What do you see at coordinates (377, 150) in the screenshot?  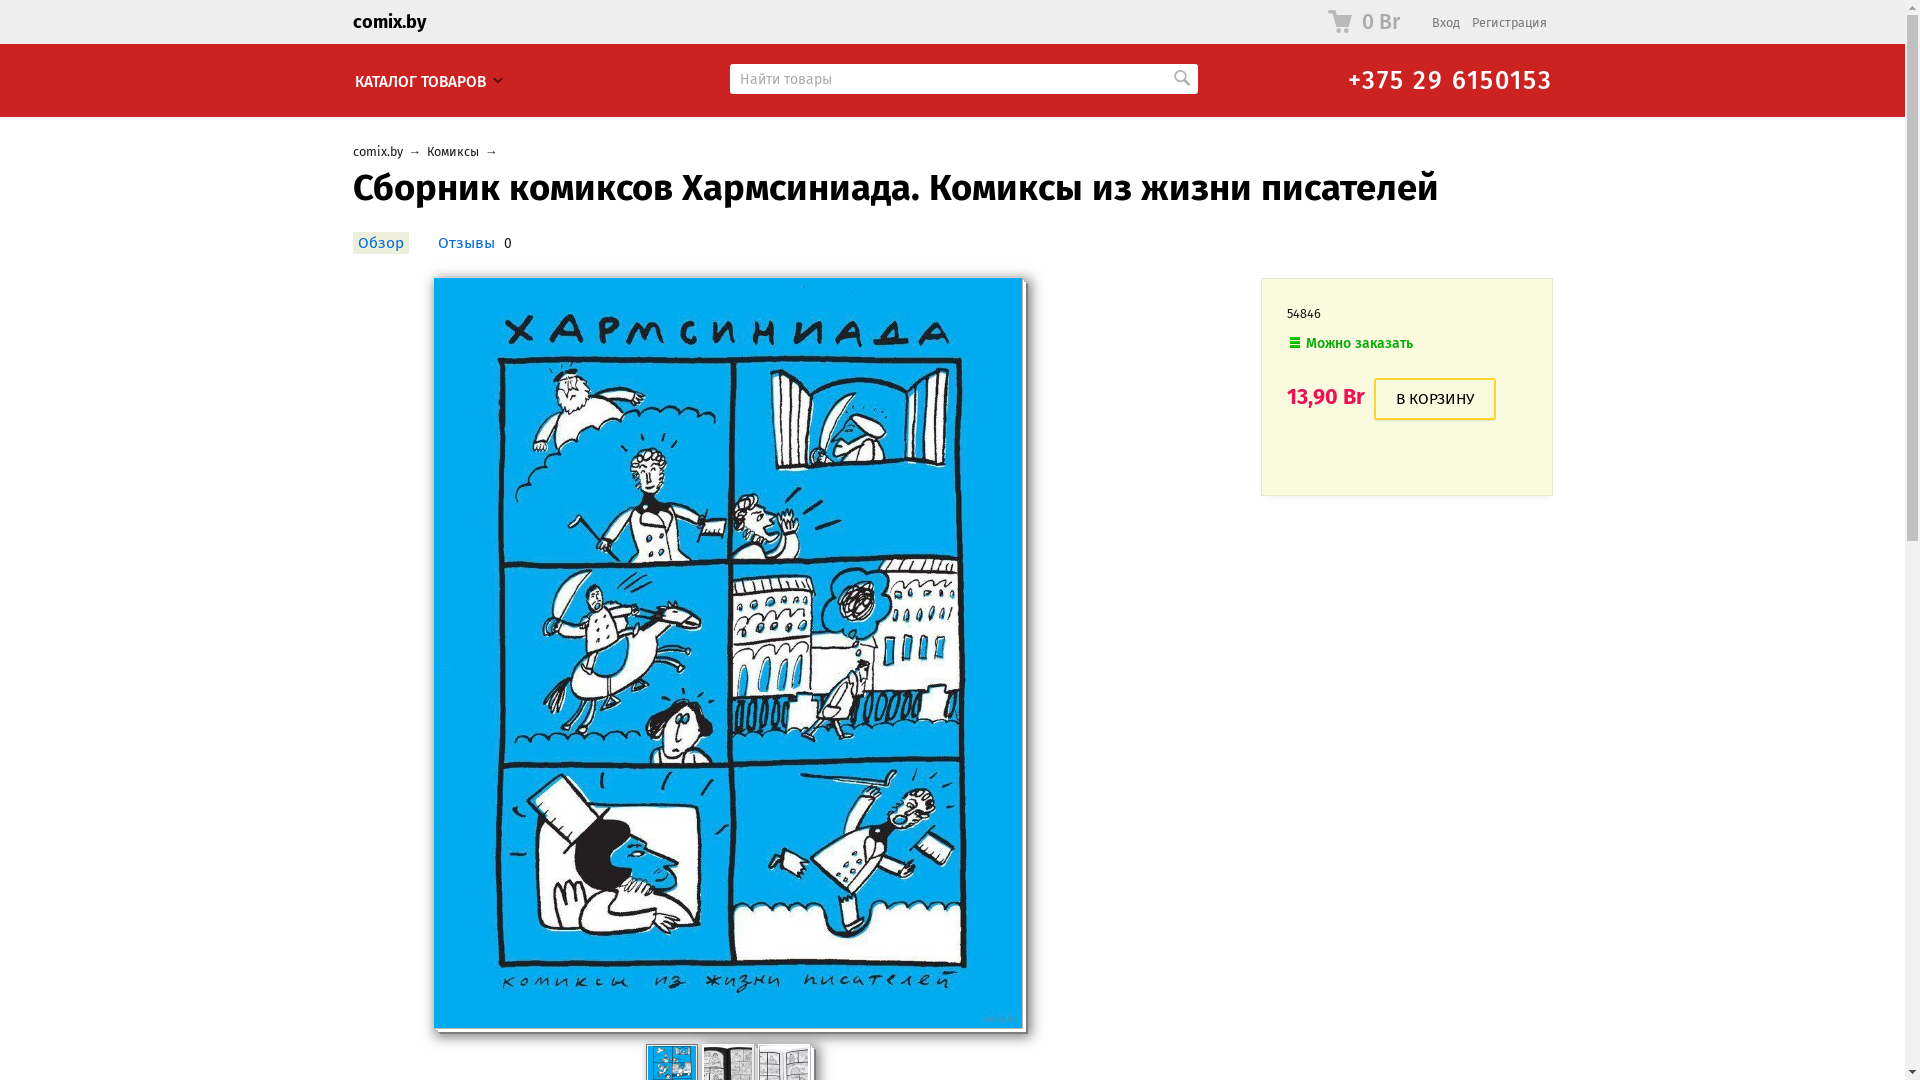 I see `'comix.by'` at bounding box center [377, 150].